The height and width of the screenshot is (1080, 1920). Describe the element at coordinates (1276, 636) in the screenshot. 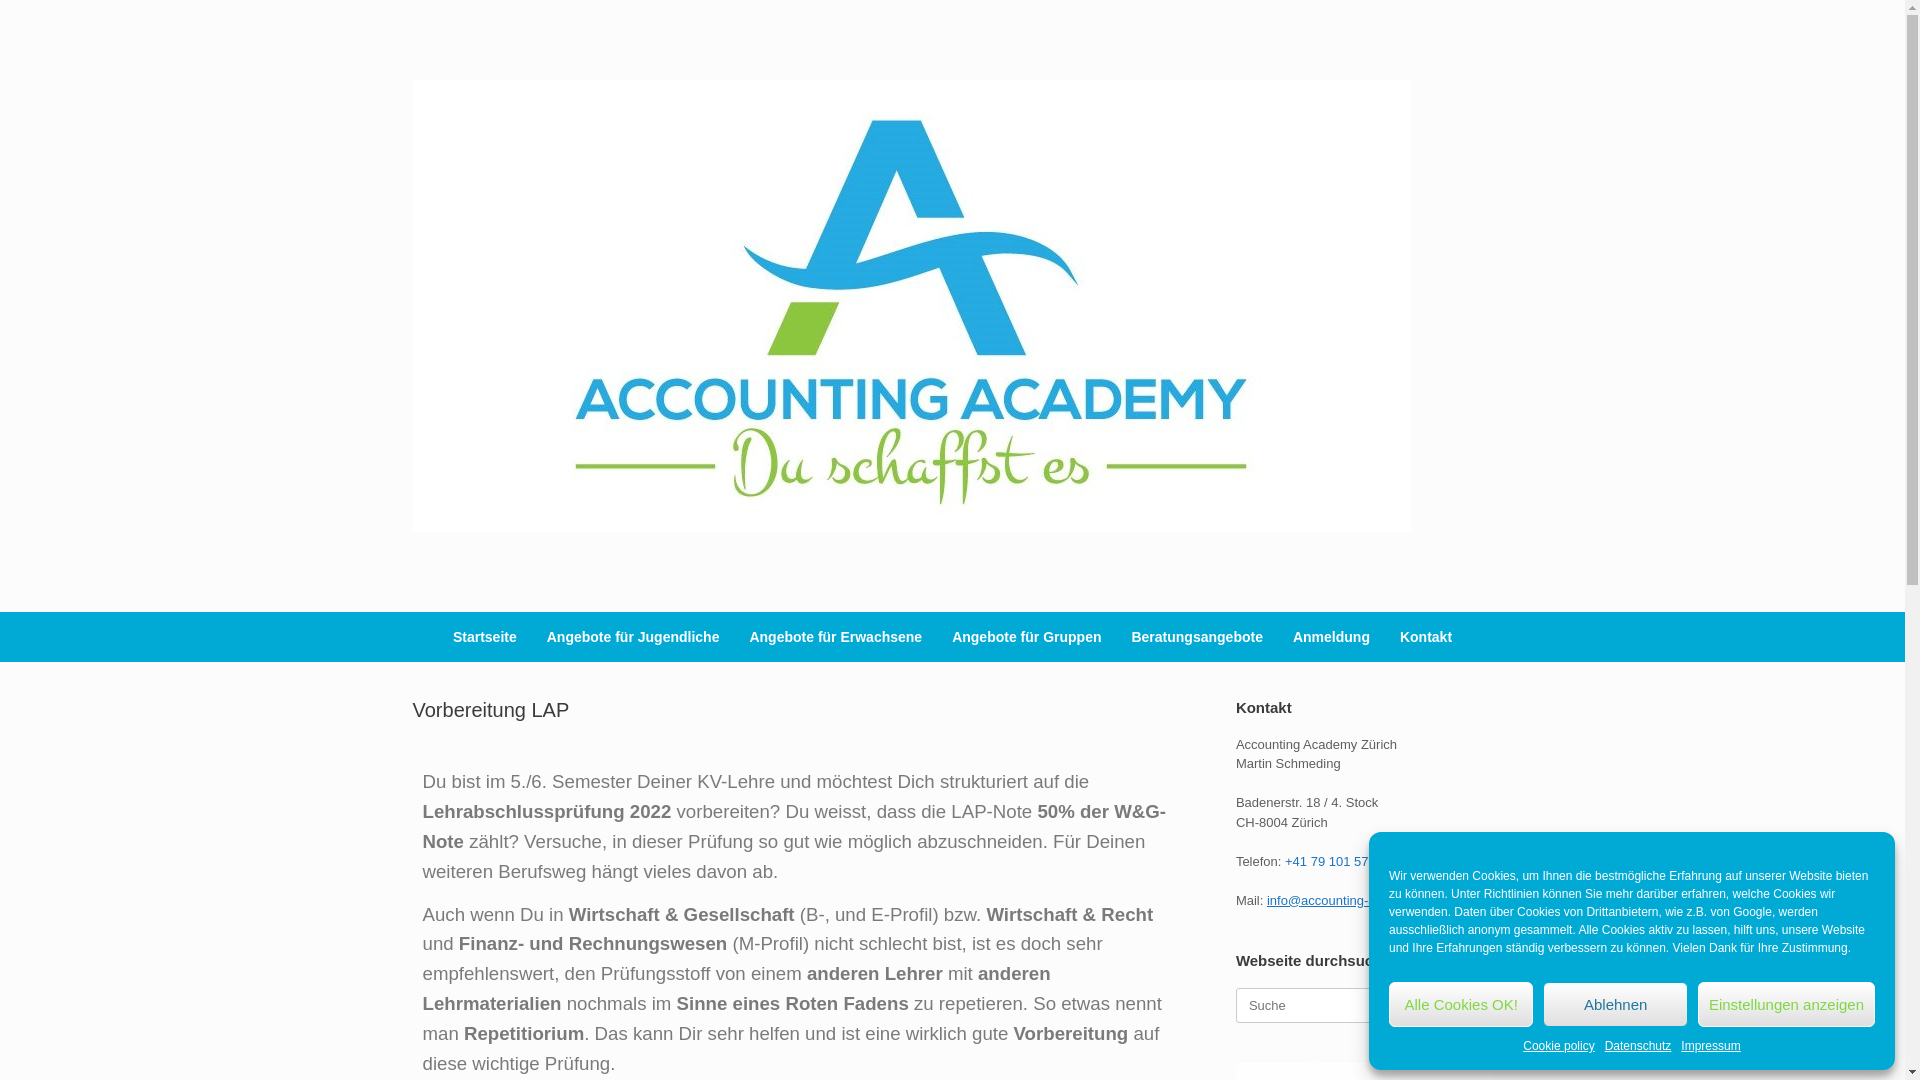

I see `'Anmeldung'` at that location.